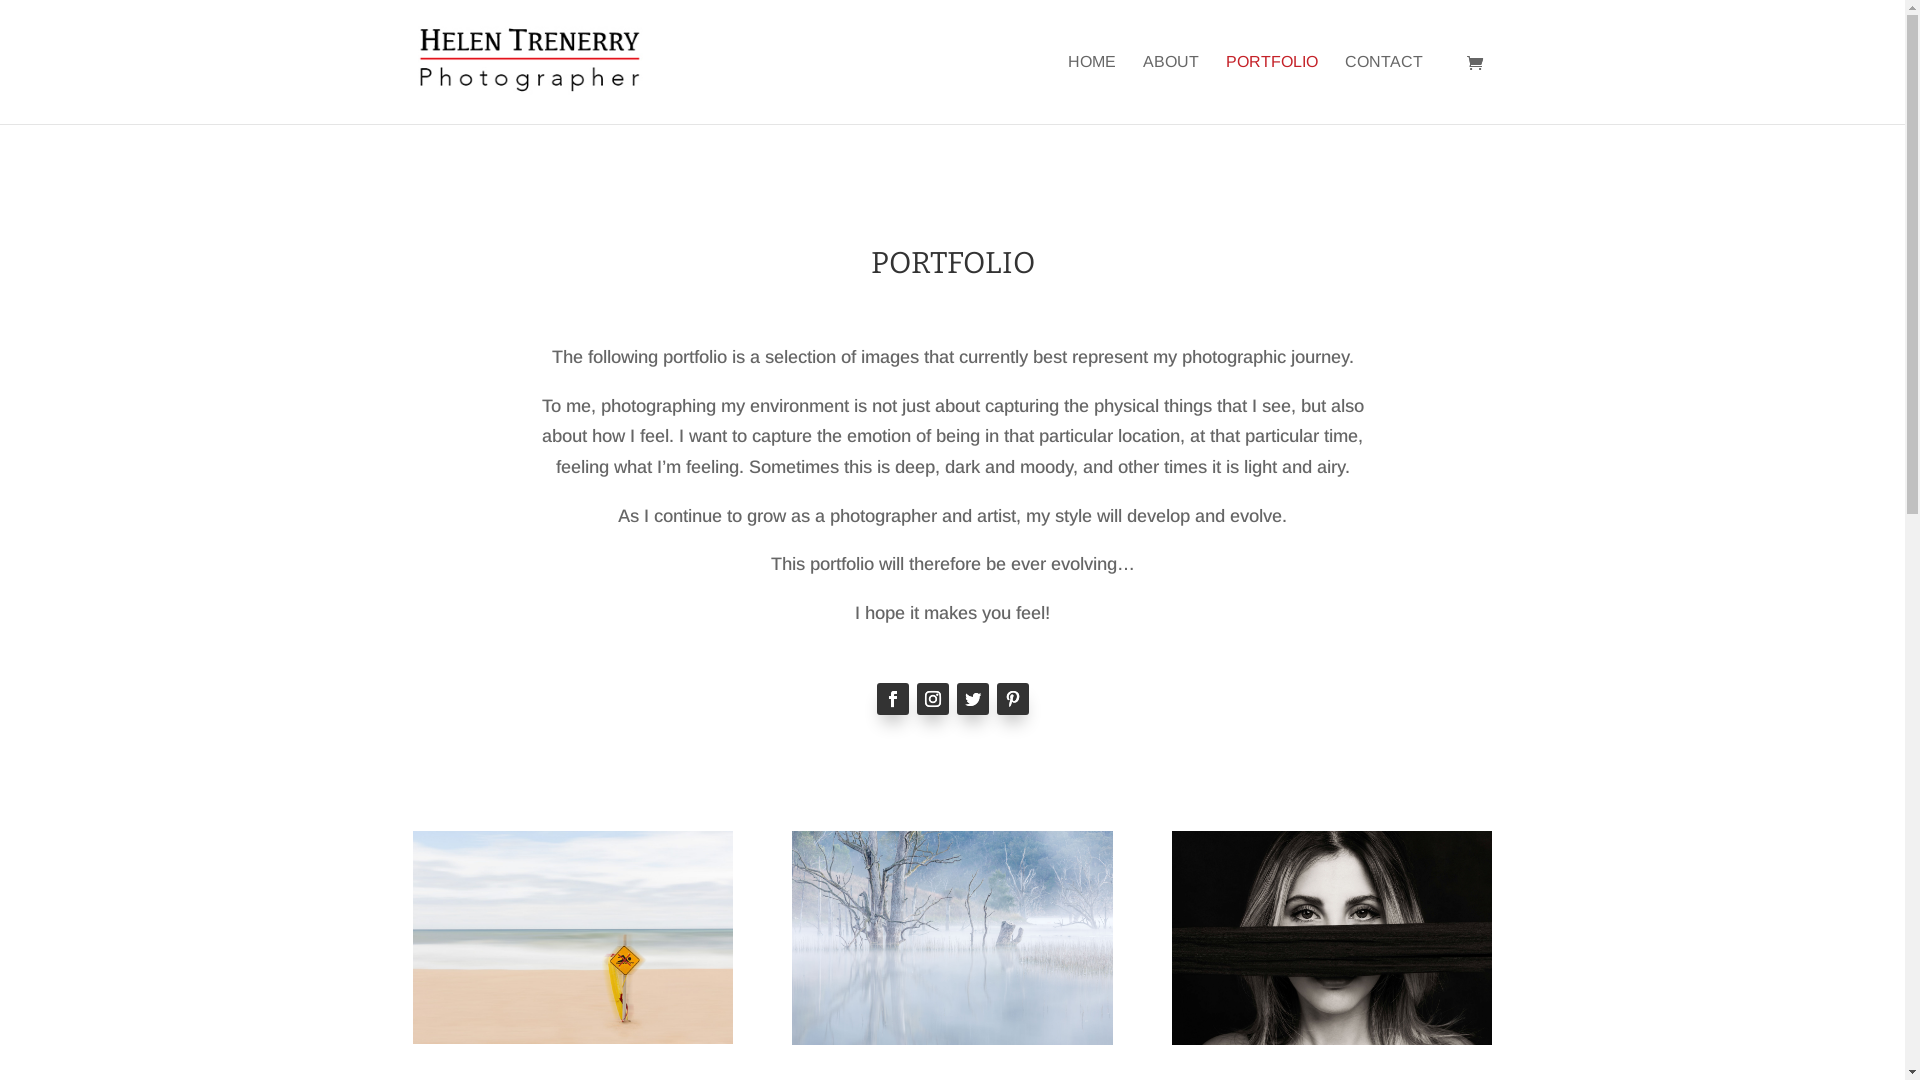  I want to click on 'CONTACT', so click(1381, 88).